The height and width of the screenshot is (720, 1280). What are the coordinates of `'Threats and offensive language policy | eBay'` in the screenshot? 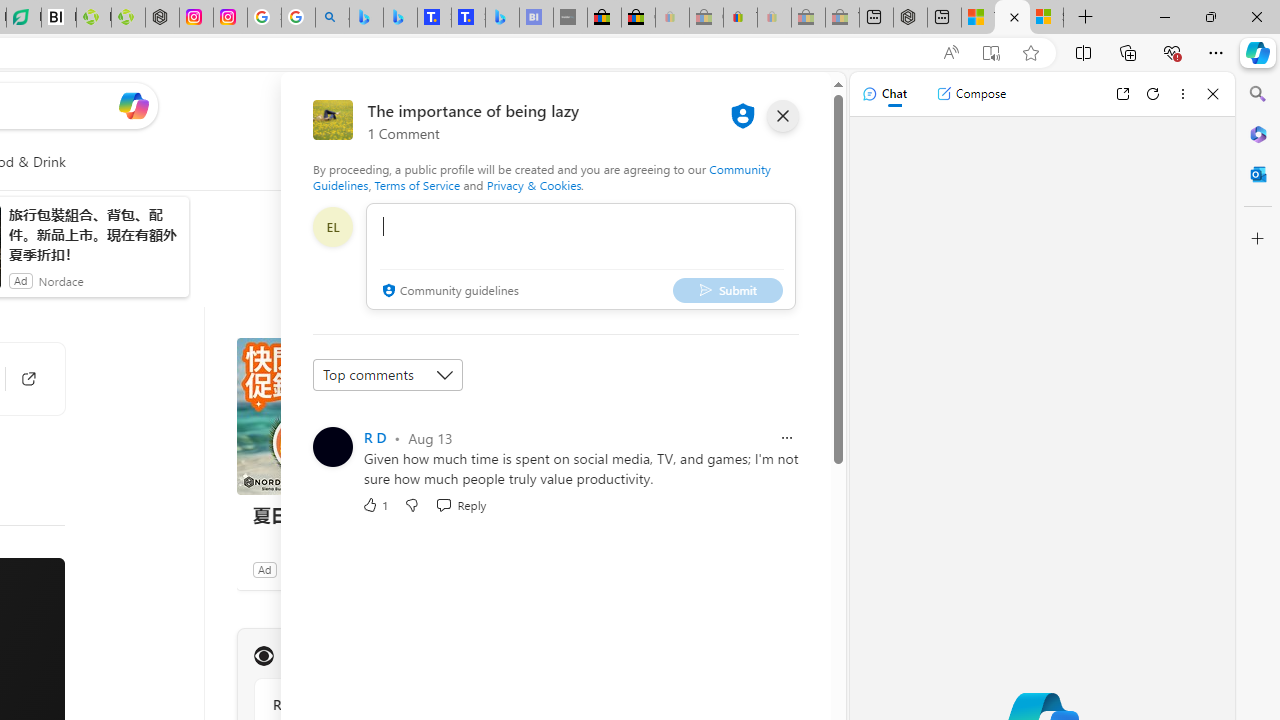 It's located at (739, 17).